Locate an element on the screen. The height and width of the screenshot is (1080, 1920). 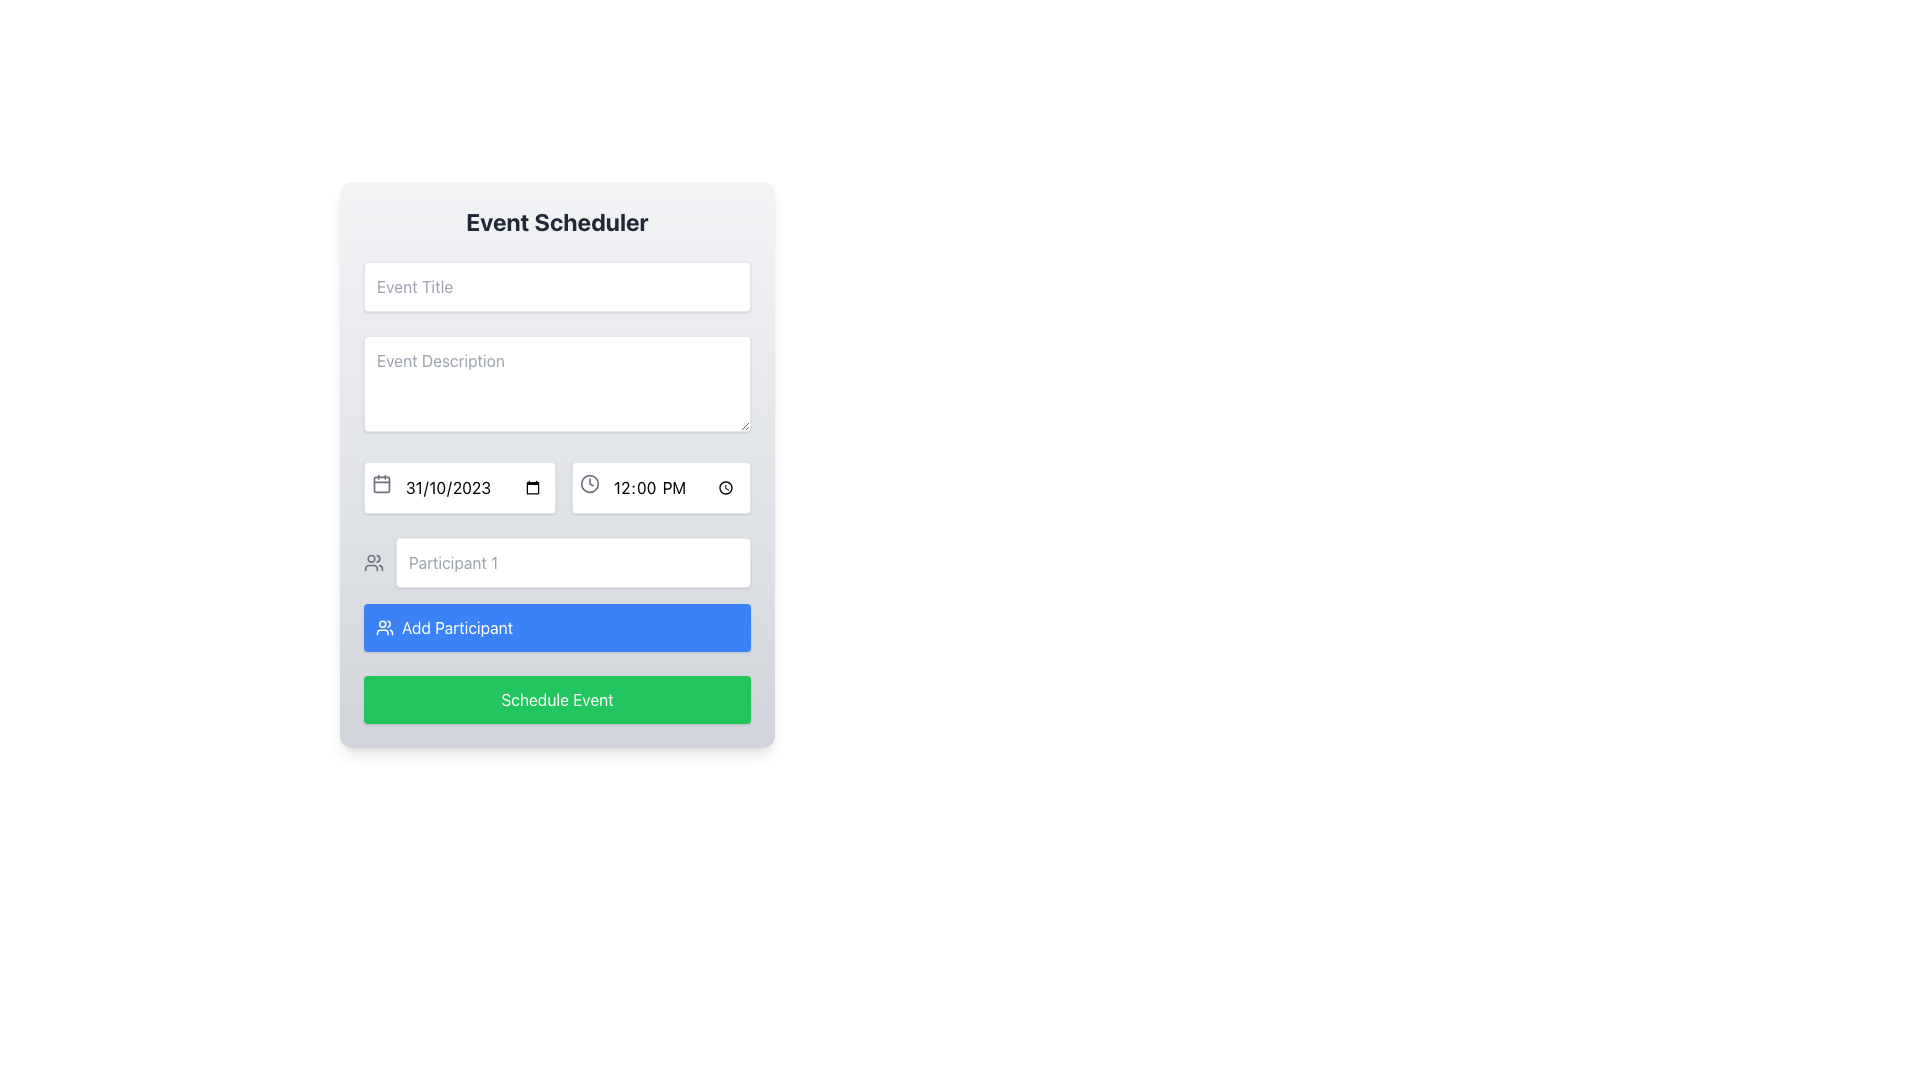
the 'Add Participant' button located below the text input field labeled 'Participant 1' in the 'Event Scheduler' panel is located at coordinates (557, 593).